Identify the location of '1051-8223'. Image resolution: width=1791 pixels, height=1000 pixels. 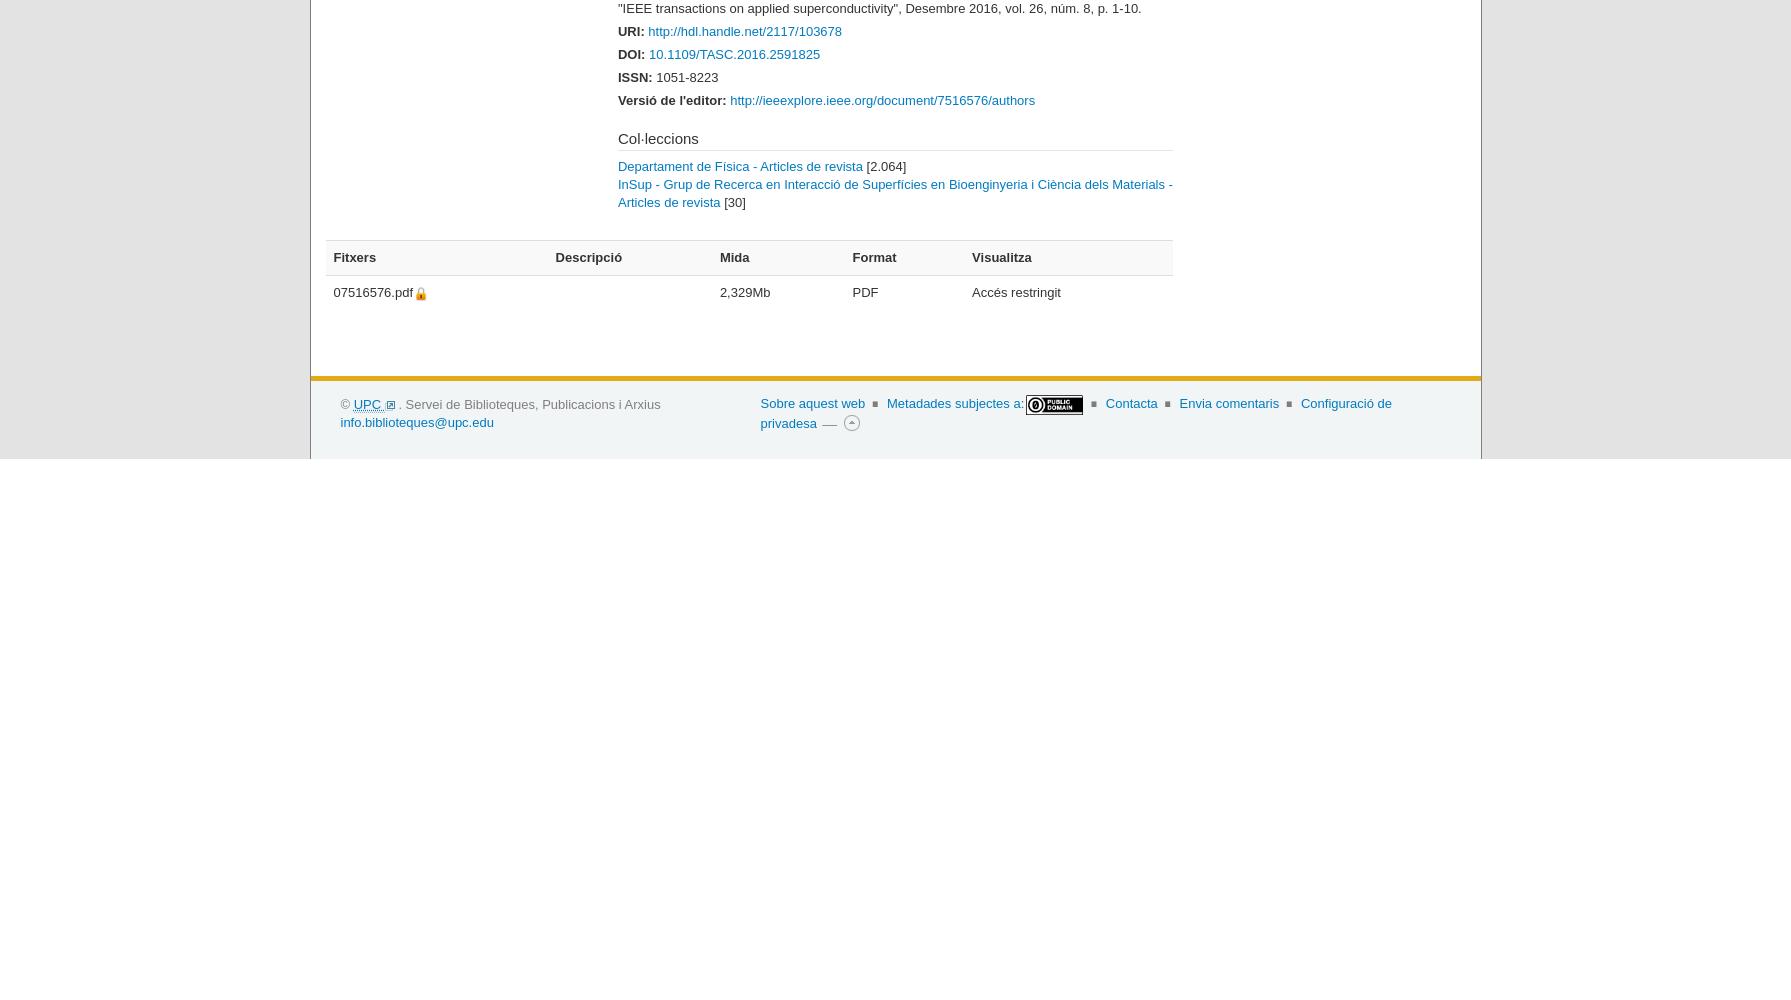
(656, 75).